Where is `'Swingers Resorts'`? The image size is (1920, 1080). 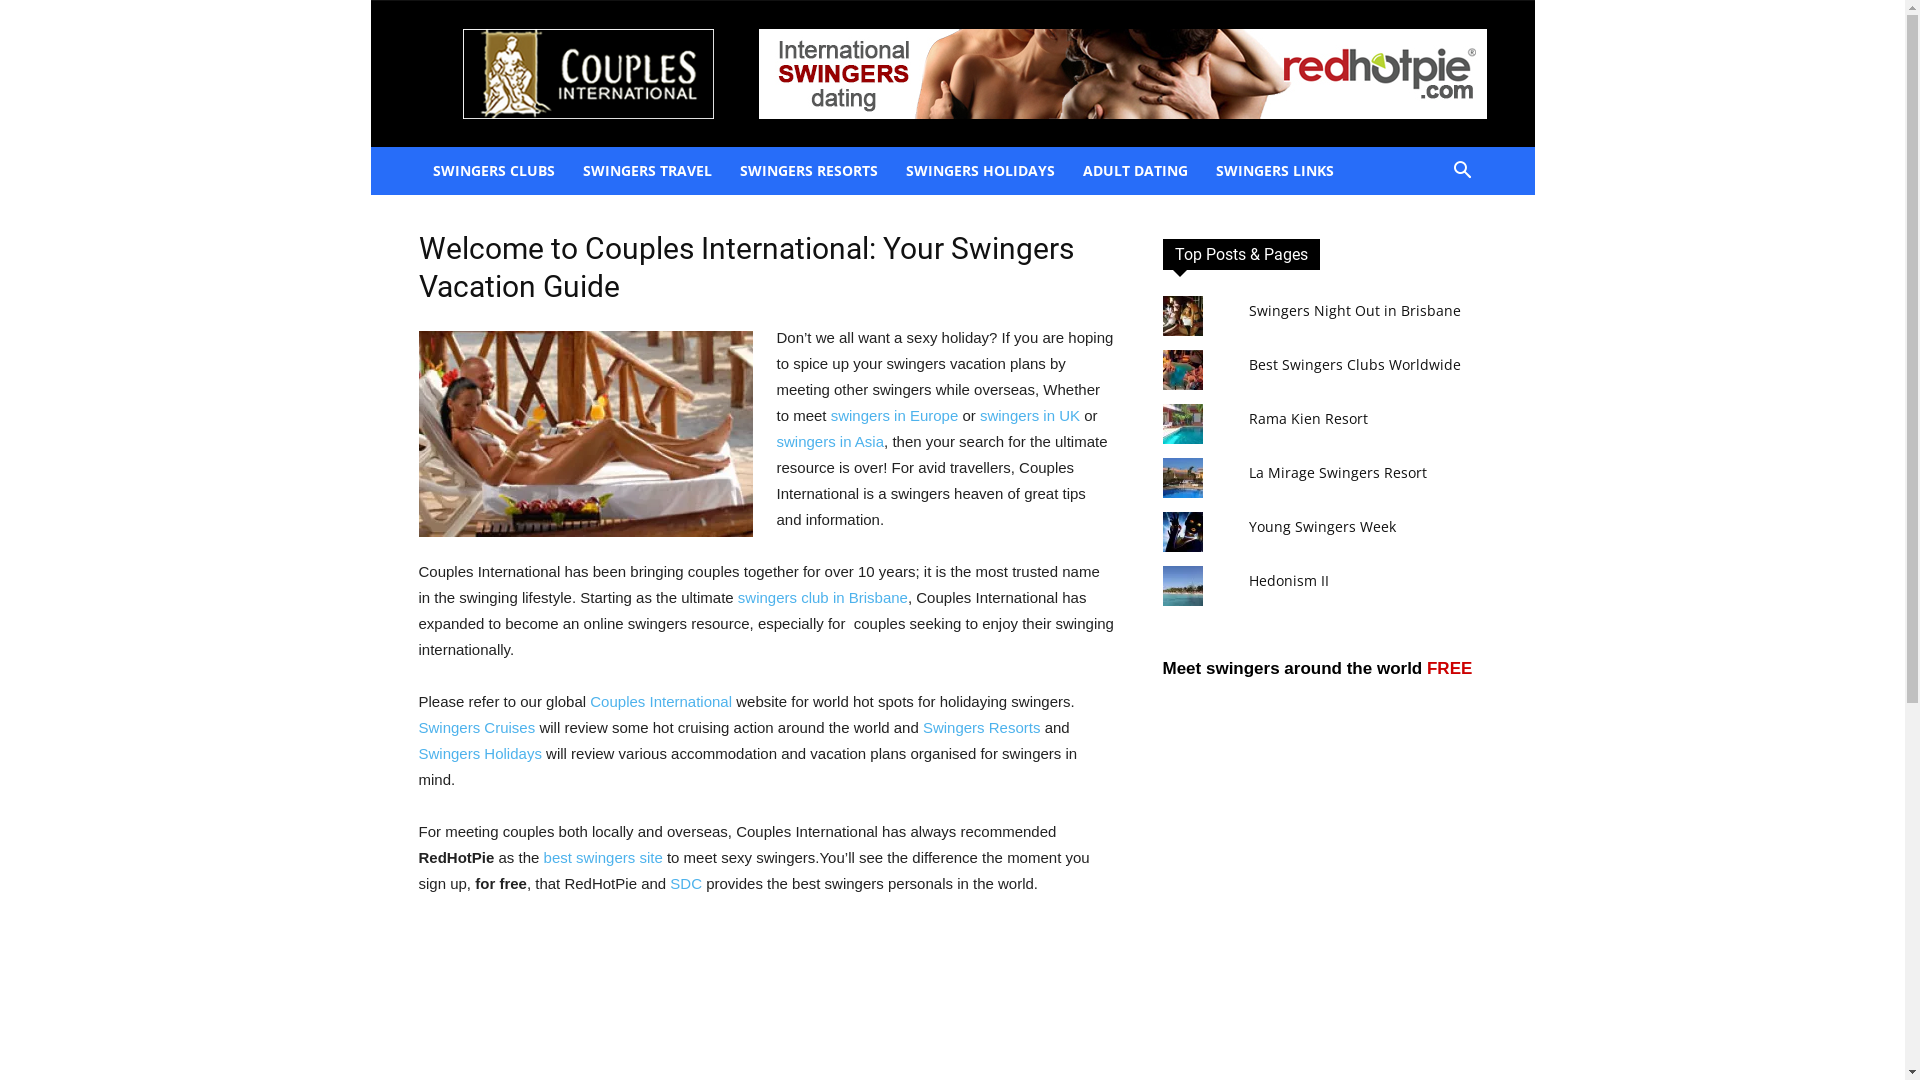
'Swingers Resorts' is located at coordinates (982, 727).